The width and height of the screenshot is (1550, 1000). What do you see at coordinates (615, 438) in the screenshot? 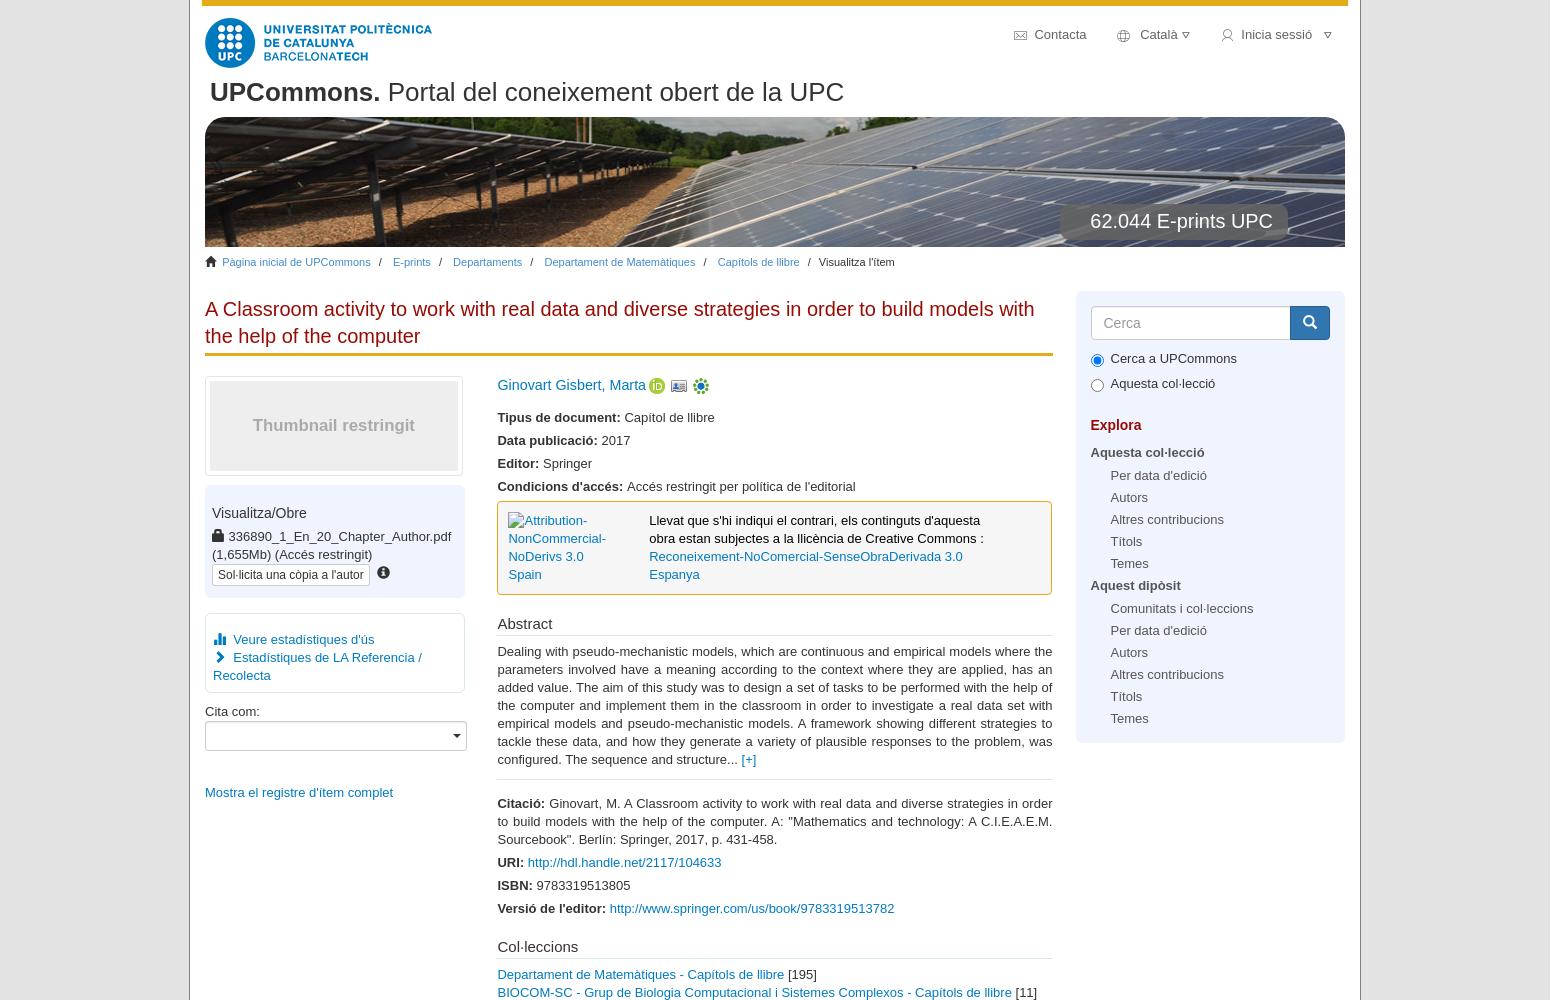
I see `'2017'` at bounding box center [615, 438].